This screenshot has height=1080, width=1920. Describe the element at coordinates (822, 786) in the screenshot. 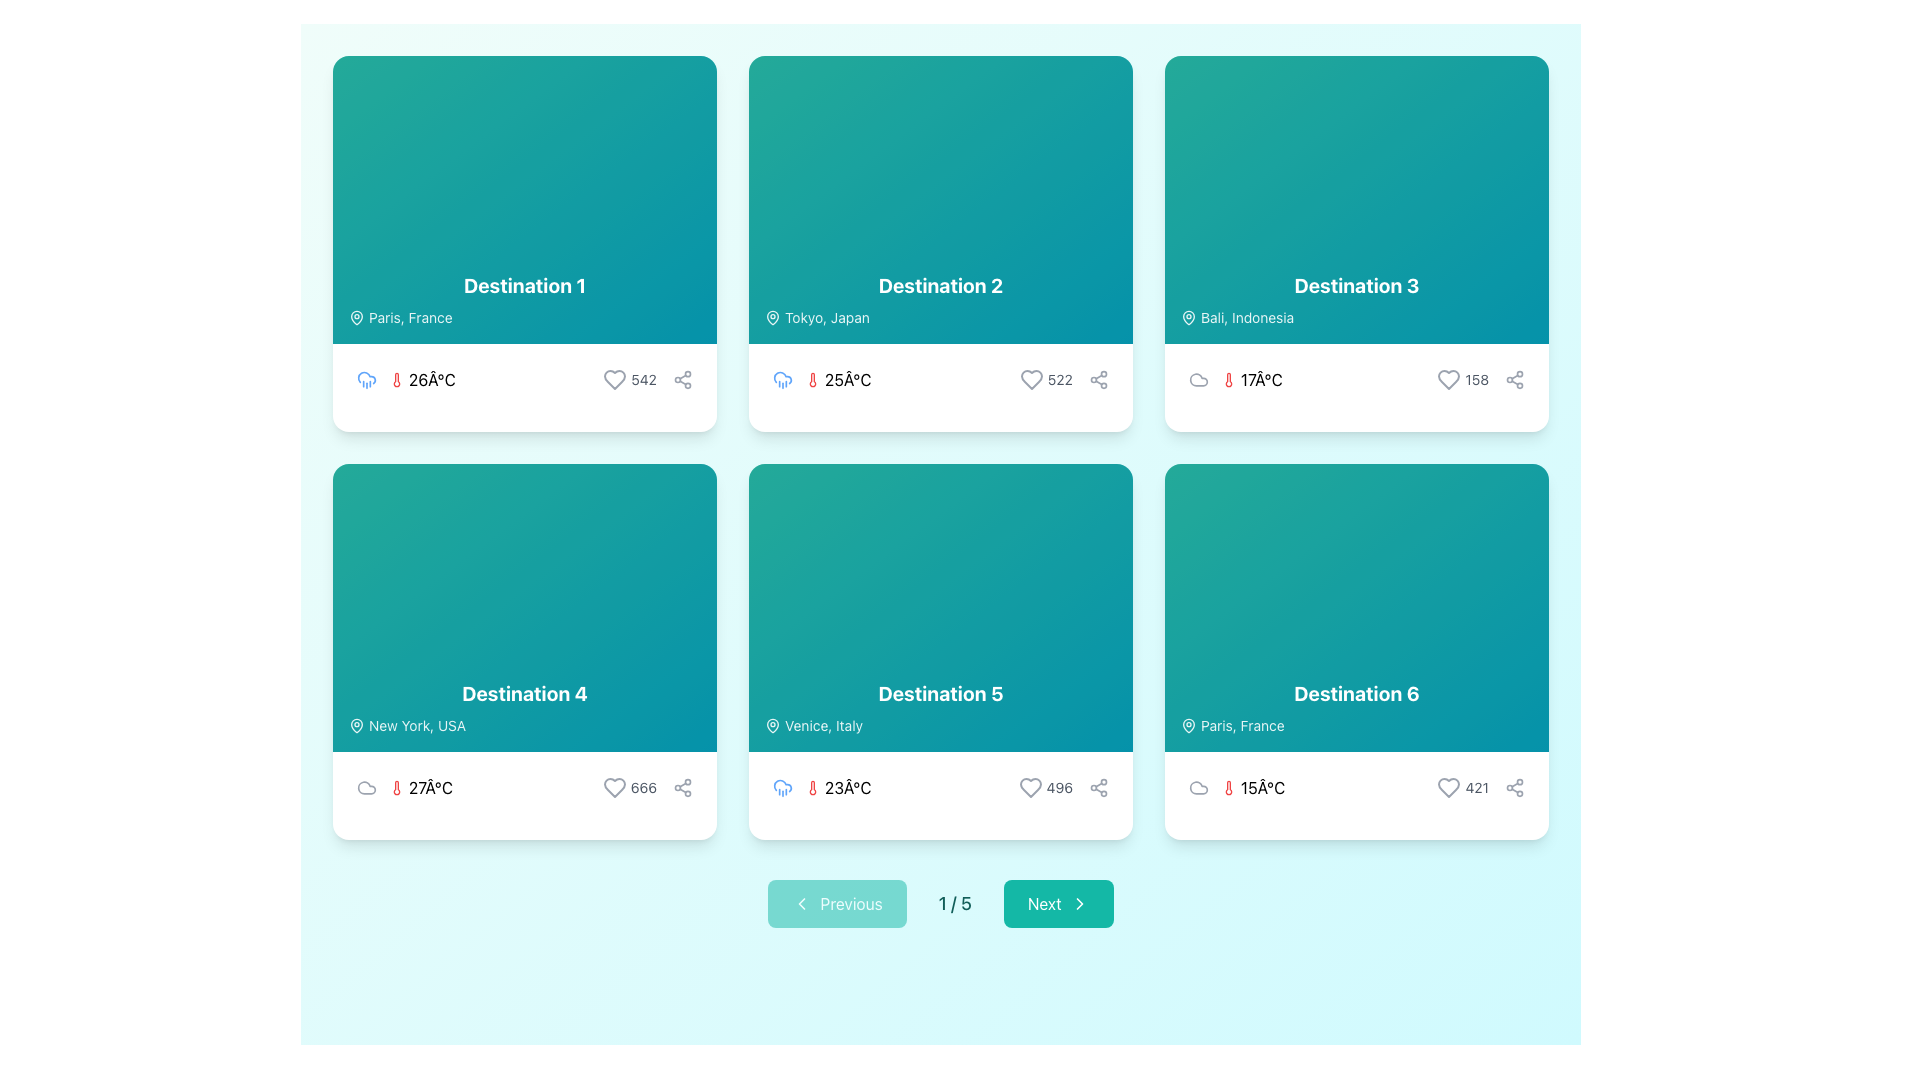

I see `temperature display label located within the fifth card labeled 'Destination 5' below the destination label 'Venice, Italy'` at that location.